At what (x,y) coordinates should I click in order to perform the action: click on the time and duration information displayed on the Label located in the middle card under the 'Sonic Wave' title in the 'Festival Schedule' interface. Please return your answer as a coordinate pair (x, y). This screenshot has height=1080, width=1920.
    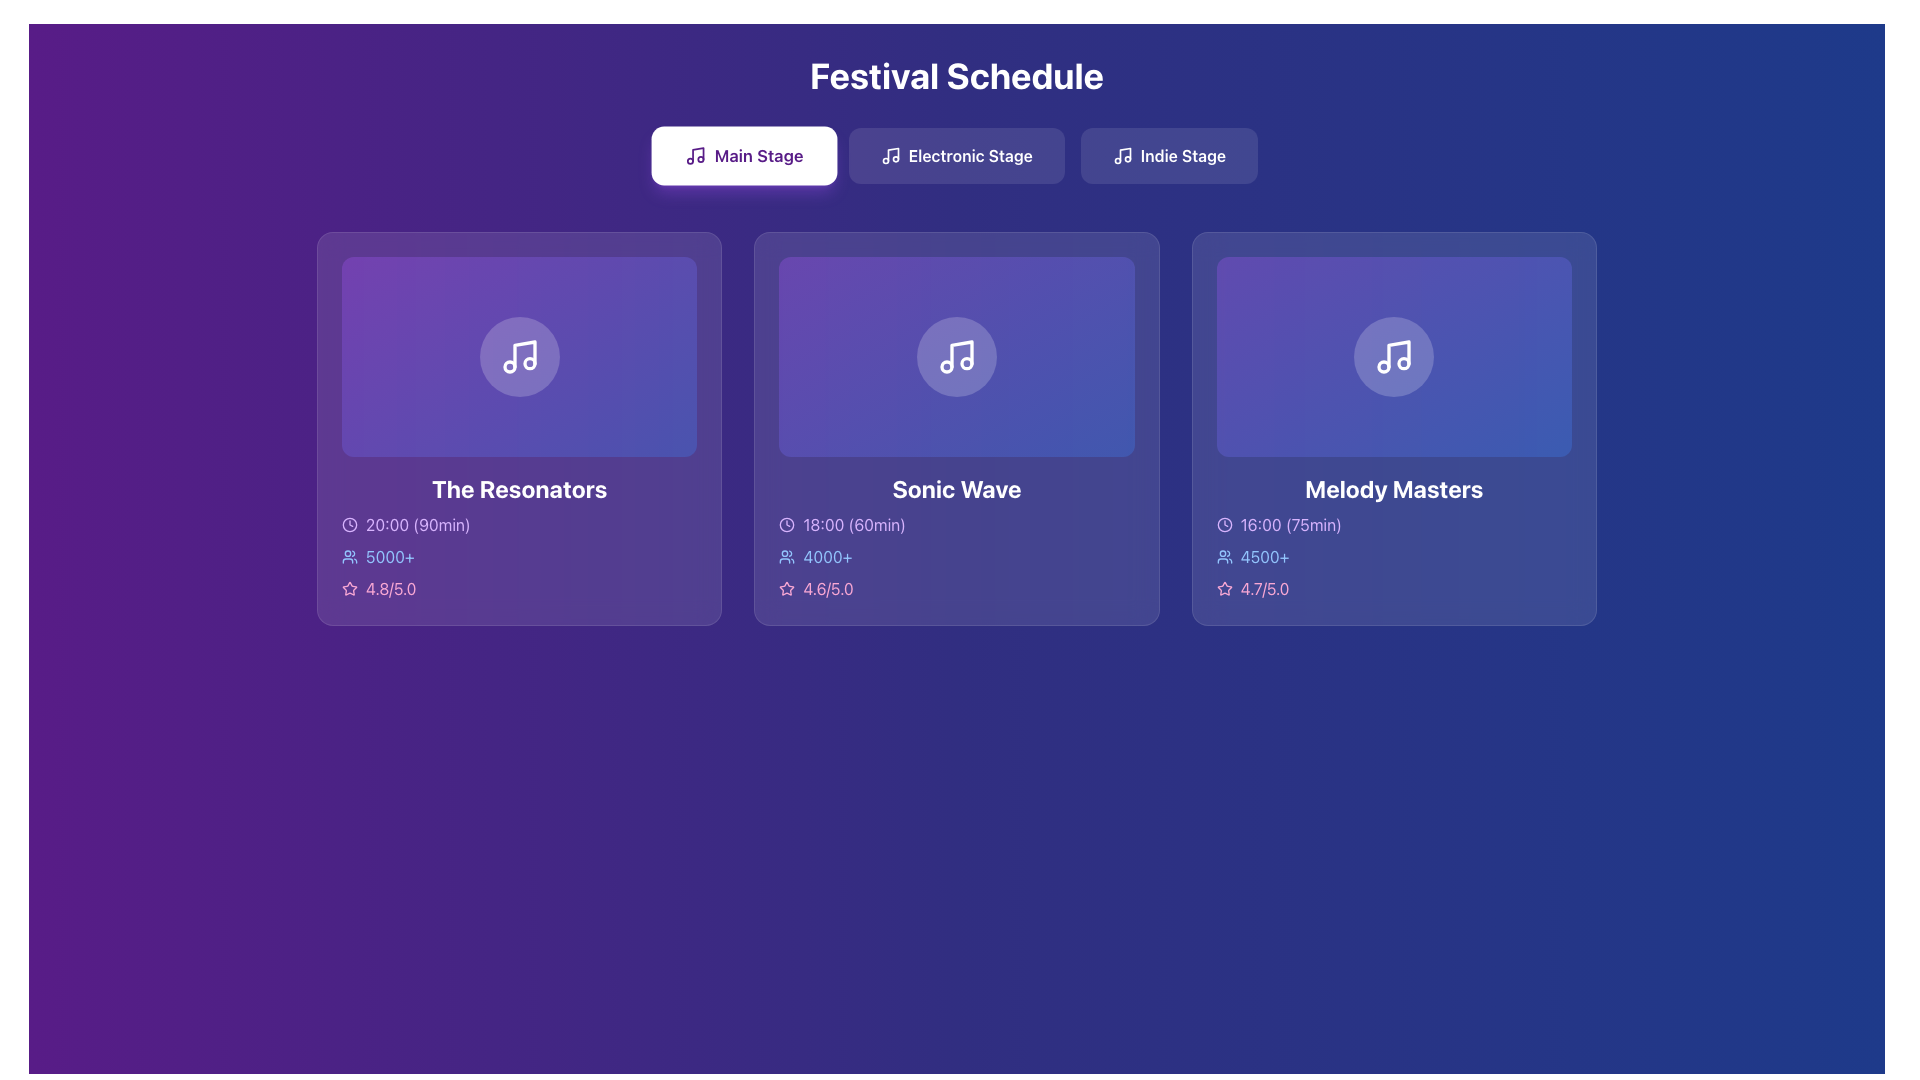
    Looking at the image, I should click on (955, 523).